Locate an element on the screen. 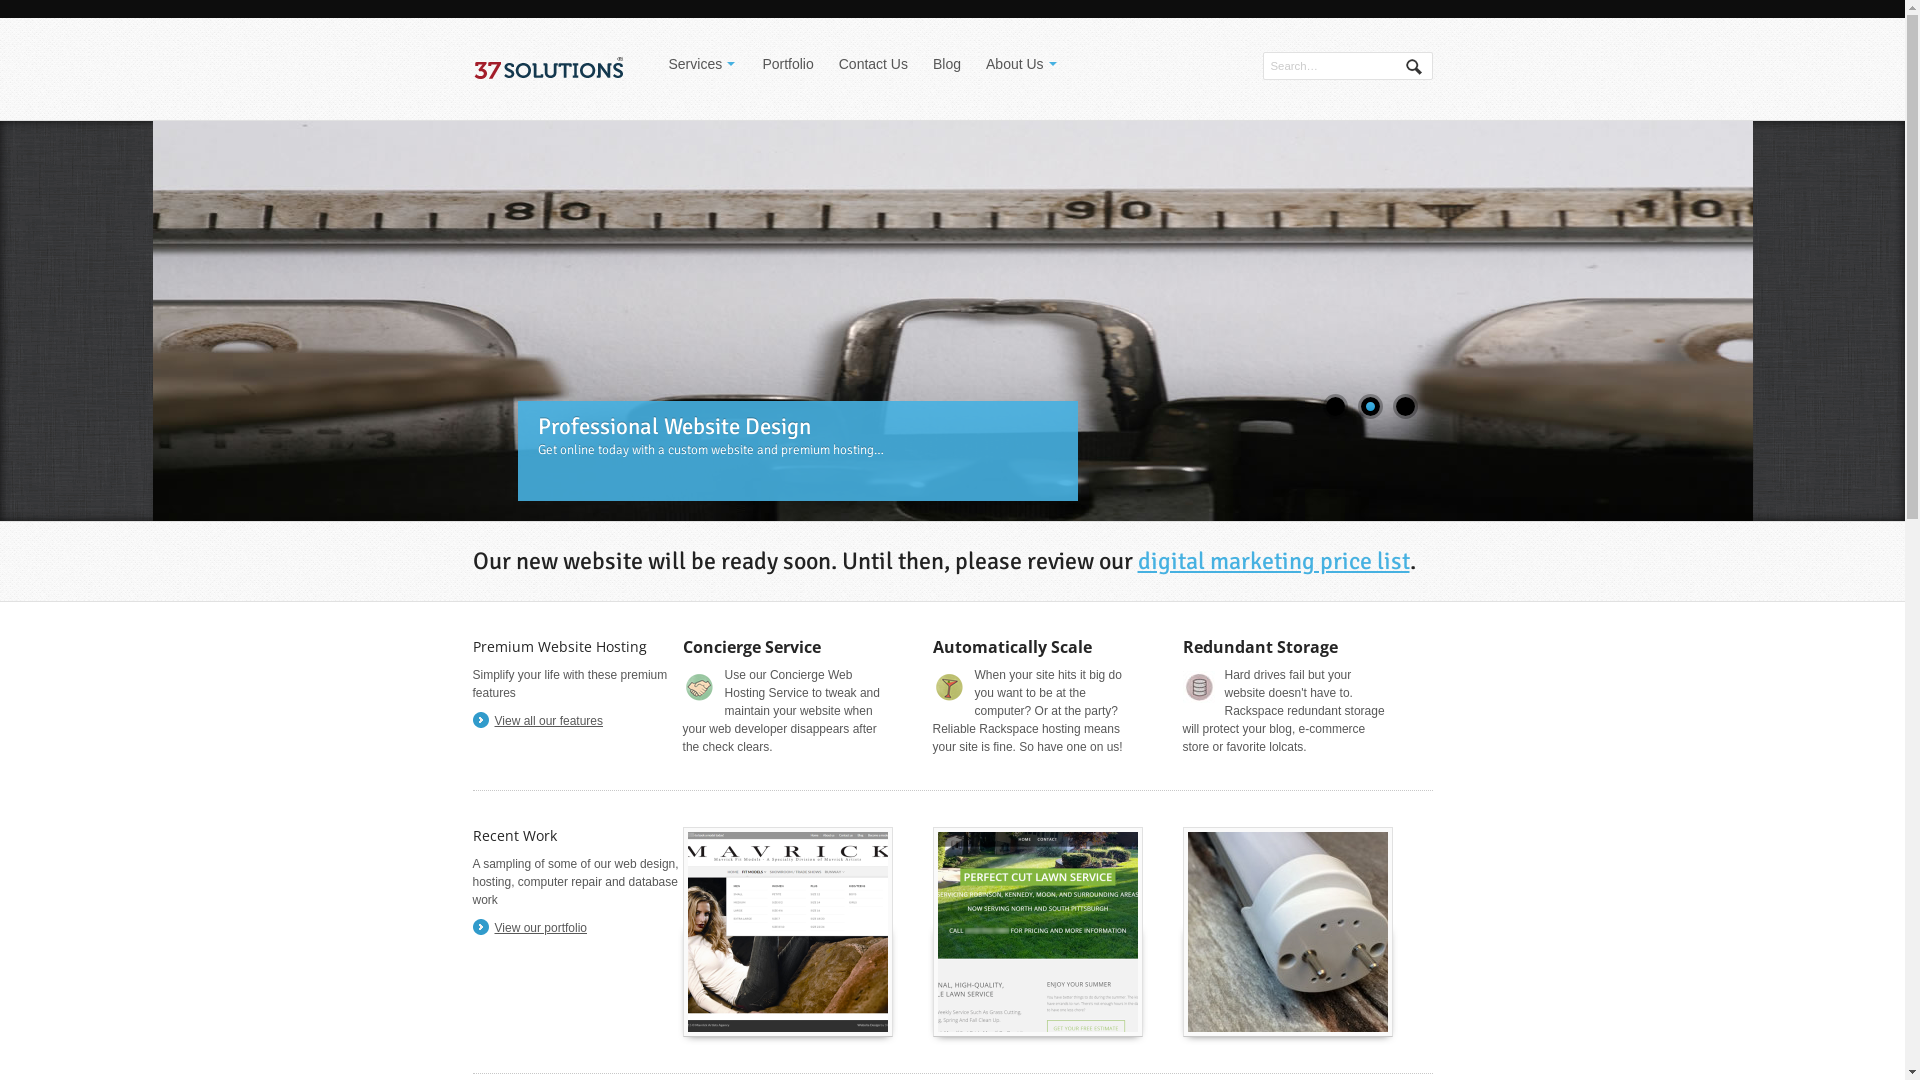 The width and height of the screenshot is (1920, 1080). 'View all our features' is located at coordinates (538, 721).